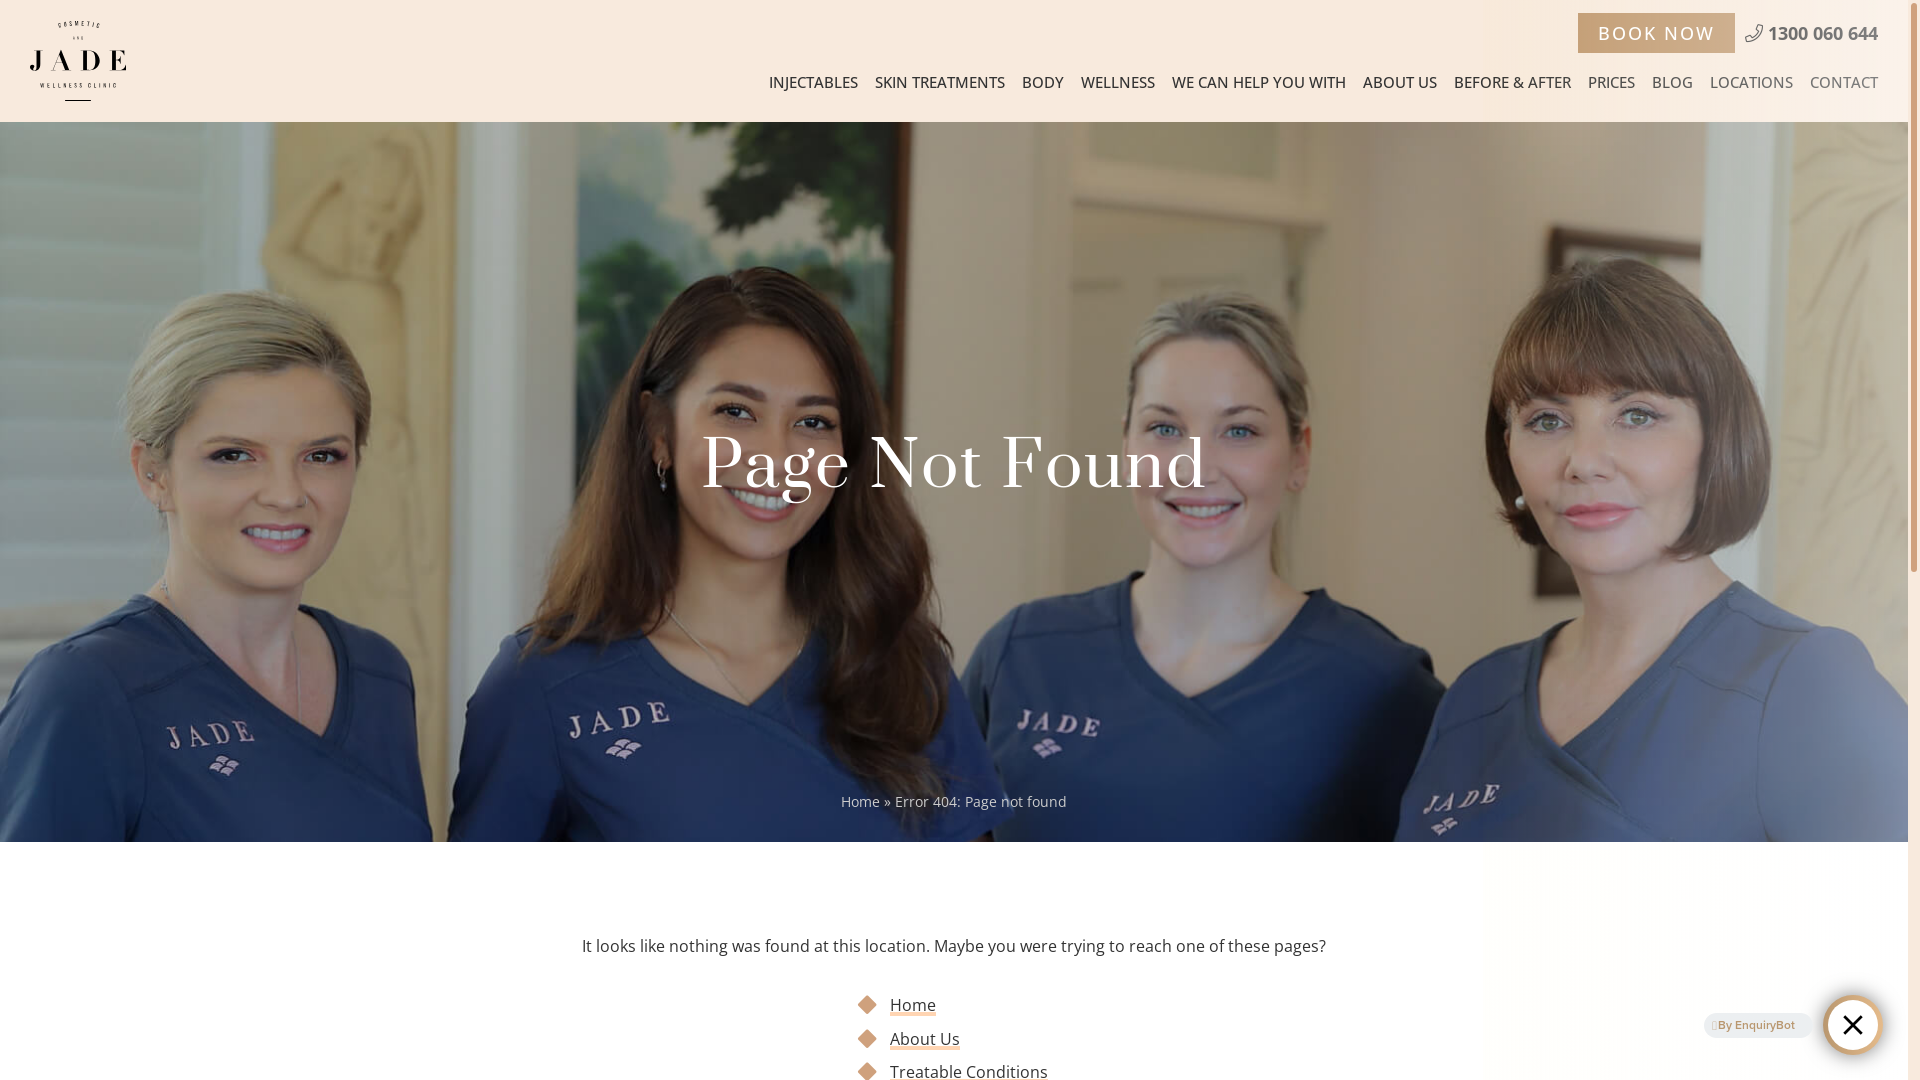 This screenshot has height=1080, width=1920. What do you see at coordinates (1672, 80) in the screenshot?
I see `'BLOG'` at bounding box center [1672, 80].